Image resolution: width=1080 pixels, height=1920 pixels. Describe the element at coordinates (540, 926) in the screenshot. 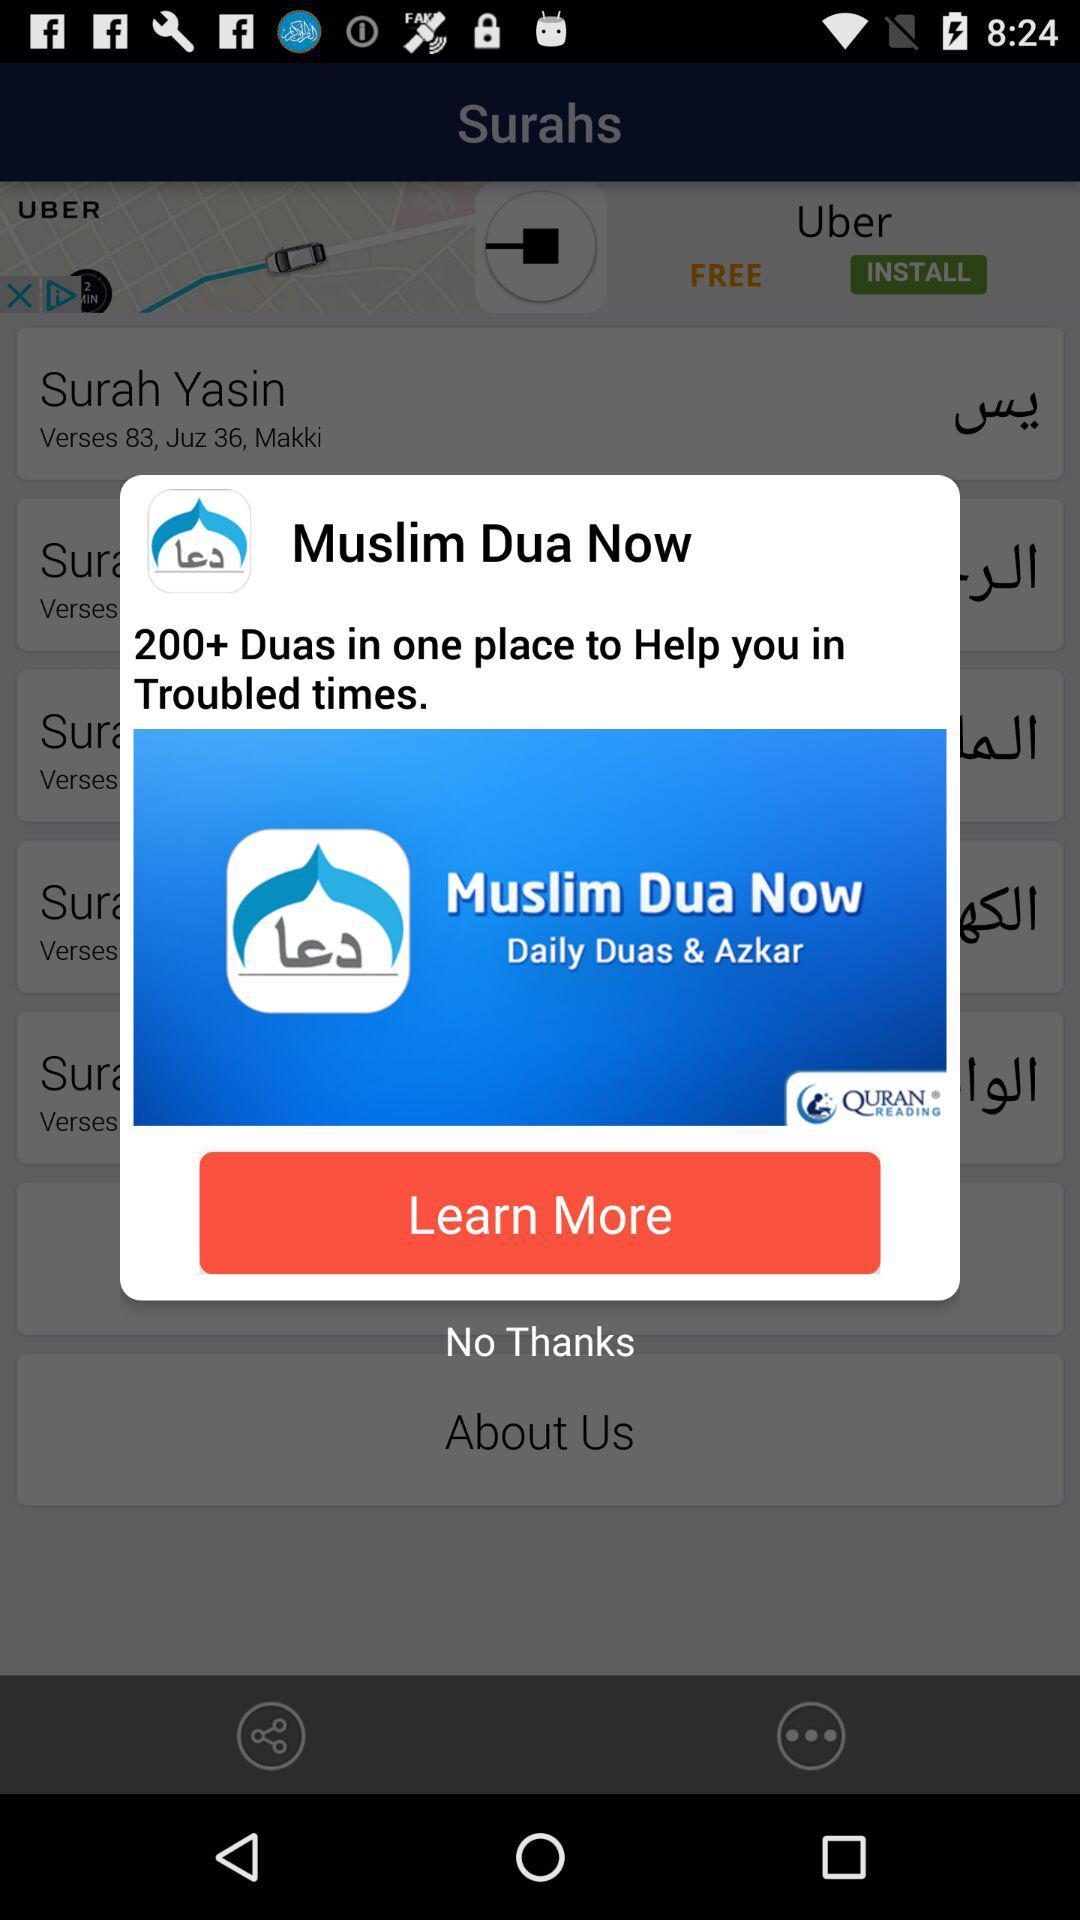

I see `open advertisement` at that location.